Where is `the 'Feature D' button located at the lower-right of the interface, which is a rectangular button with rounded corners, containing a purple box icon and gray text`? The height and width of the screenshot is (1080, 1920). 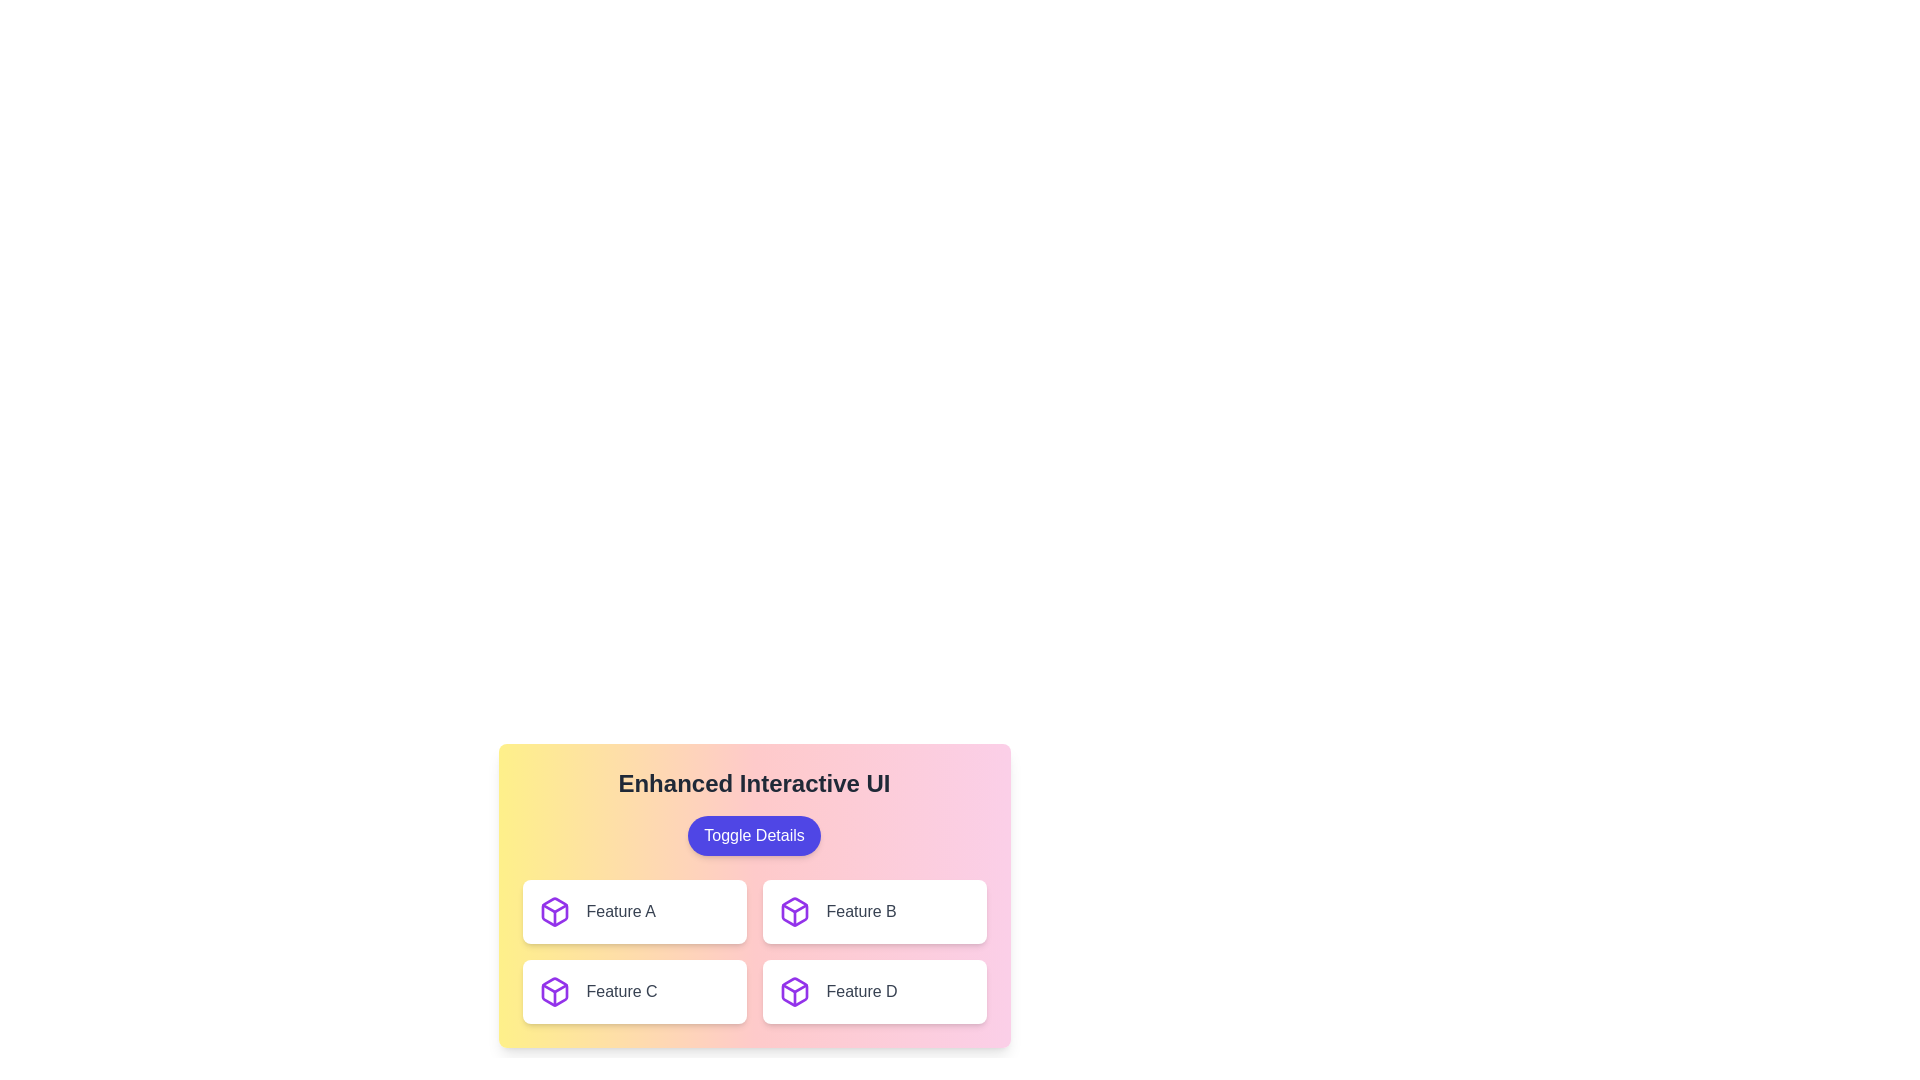
the 'Feature D' button located at the lower-right of the interface, which is a rectangular button with rounded corners, containing a purple box icon and gray text is located at coordinates (874, 991).